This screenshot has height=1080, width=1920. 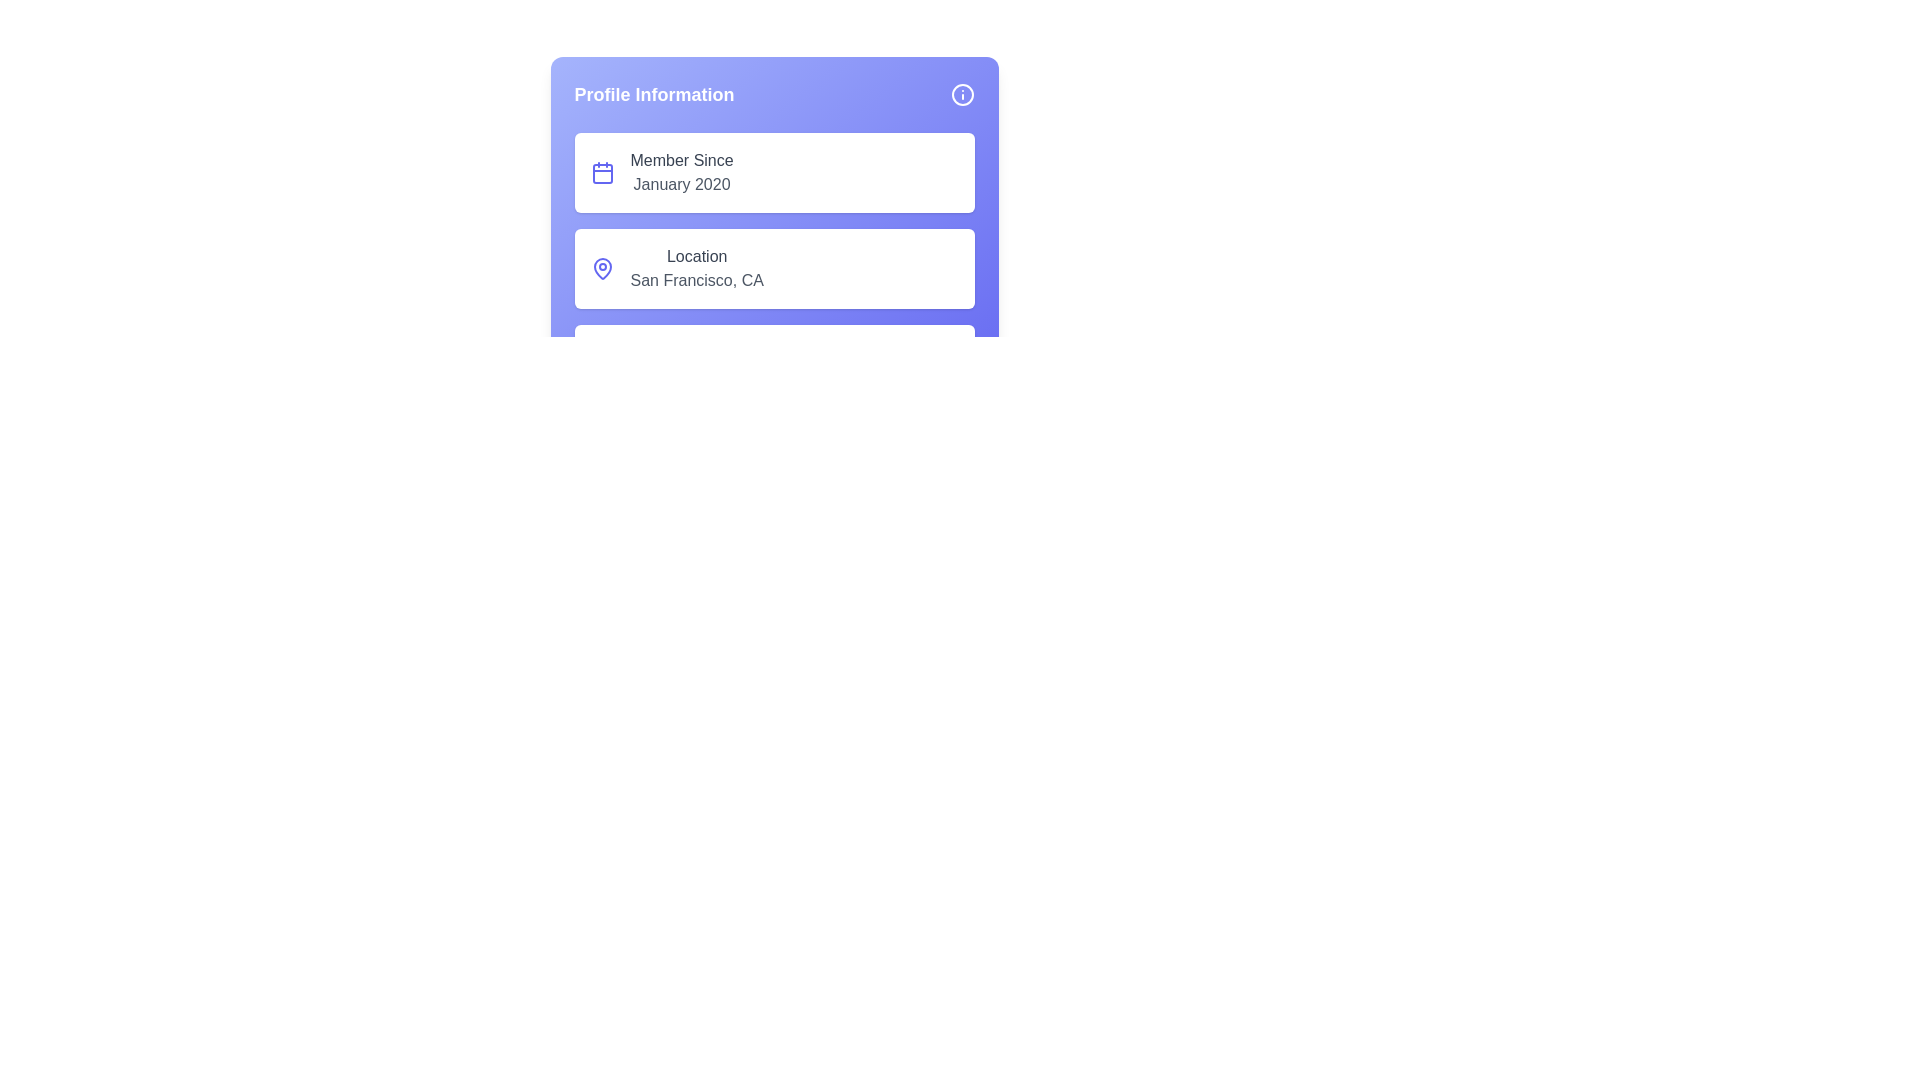 What do you see at coordinates (962, 95) in the screenshot?
I see `the Informational Icon located at the right end of the 'Profile Information' header` at bounding box center [962, 95].